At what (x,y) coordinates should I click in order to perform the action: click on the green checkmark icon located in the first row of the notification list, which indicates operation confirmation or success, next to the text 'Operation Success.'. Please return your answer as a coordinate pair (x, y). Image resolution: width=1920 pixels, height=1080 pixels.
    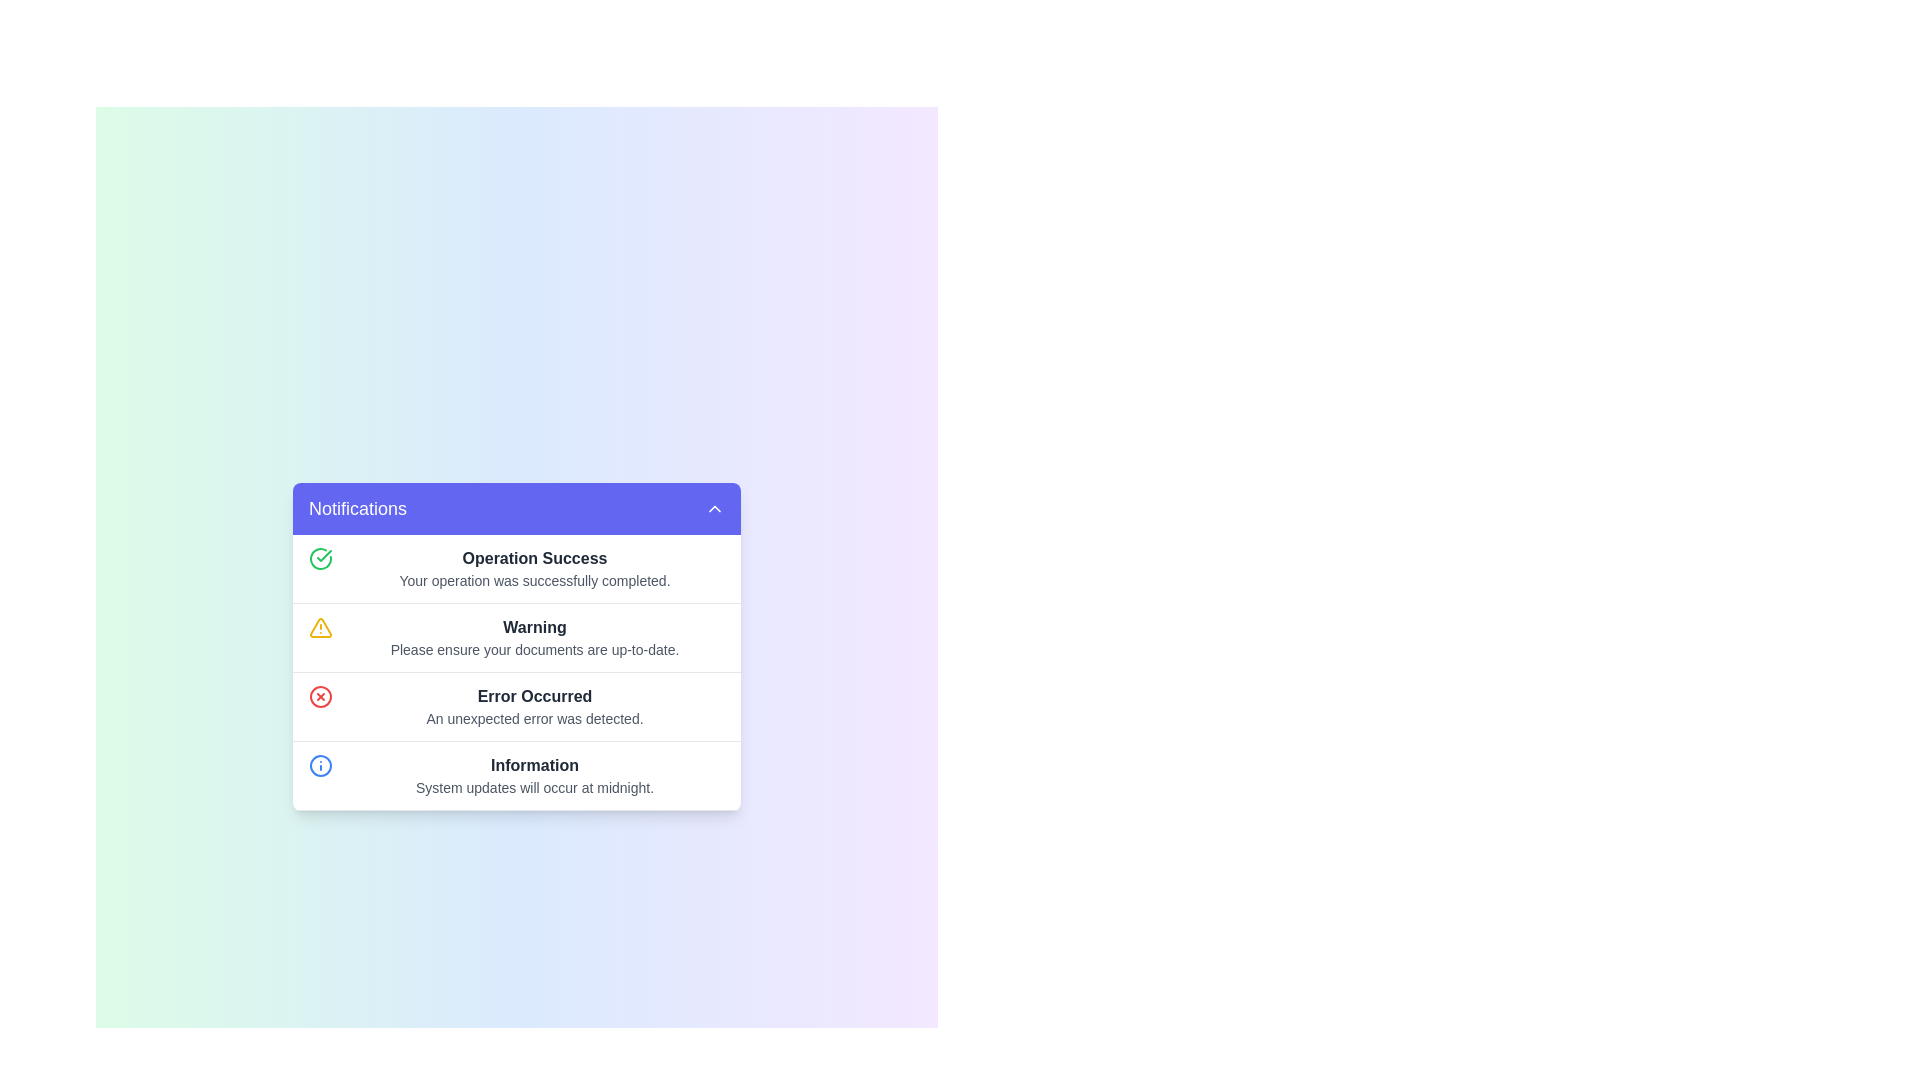
    Looking at the image, I should click on (321, 559).